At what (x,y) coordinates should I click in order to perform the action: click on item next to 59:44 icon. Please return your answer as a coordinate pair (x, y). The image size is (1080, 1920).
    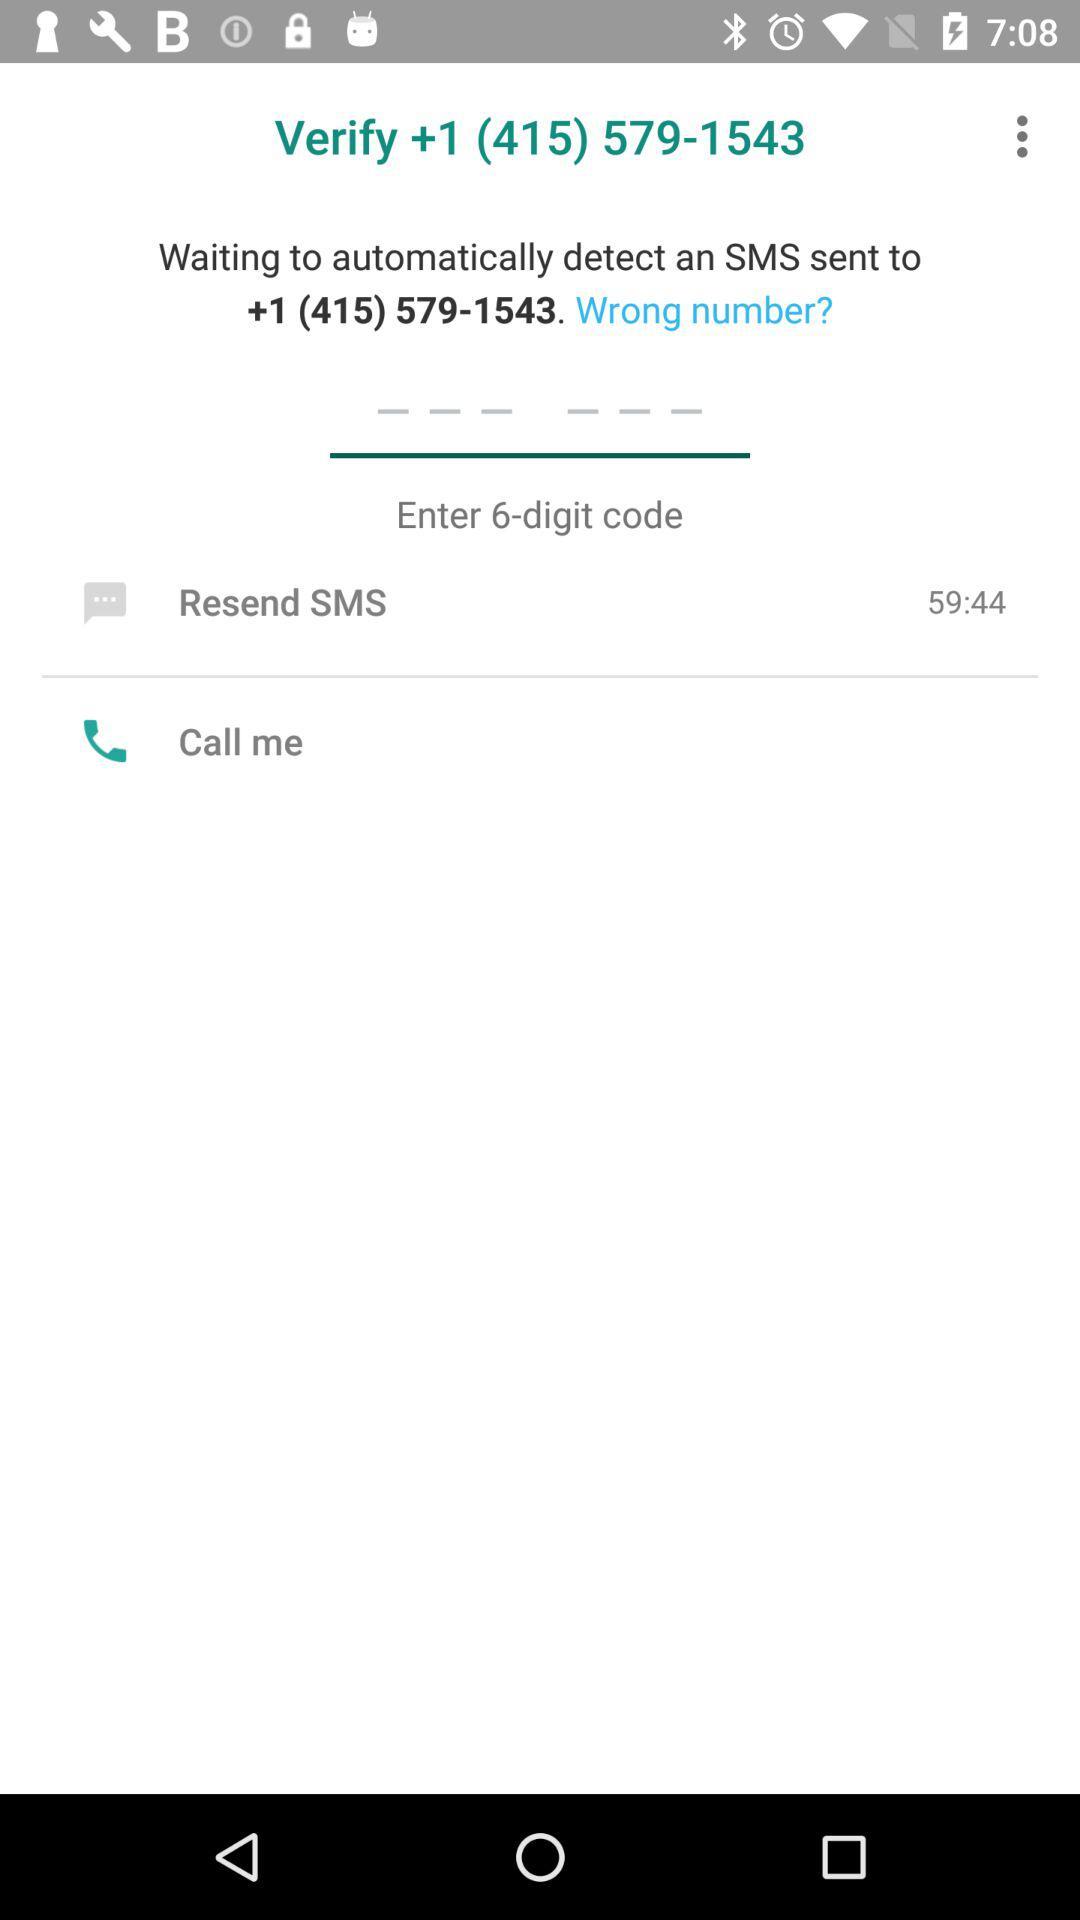
    Looking at the image, I should click on (229, 600).